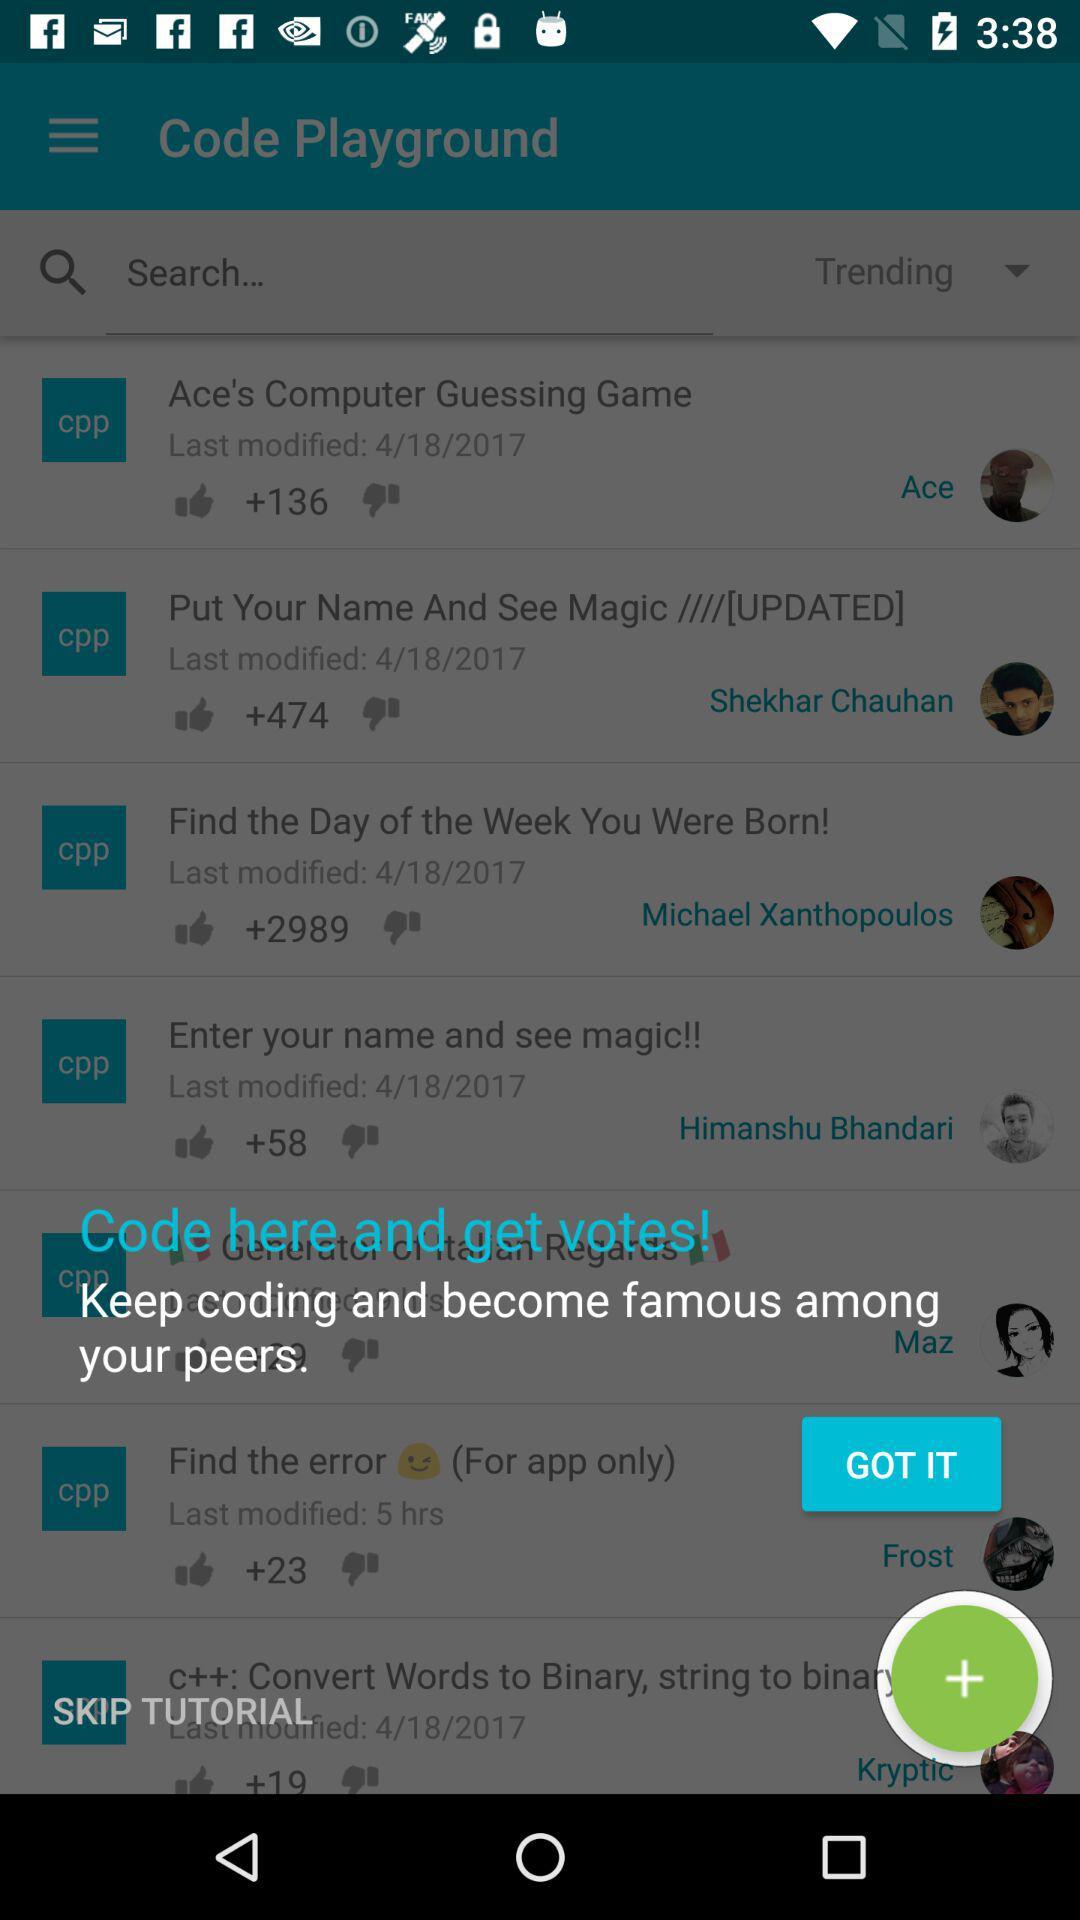 The height and width of the screenshot is (1920, 1080). What do you see at coordinates (408, 270) in the screenshot?
I see `search toolbar` at bounding box center [408, 270].